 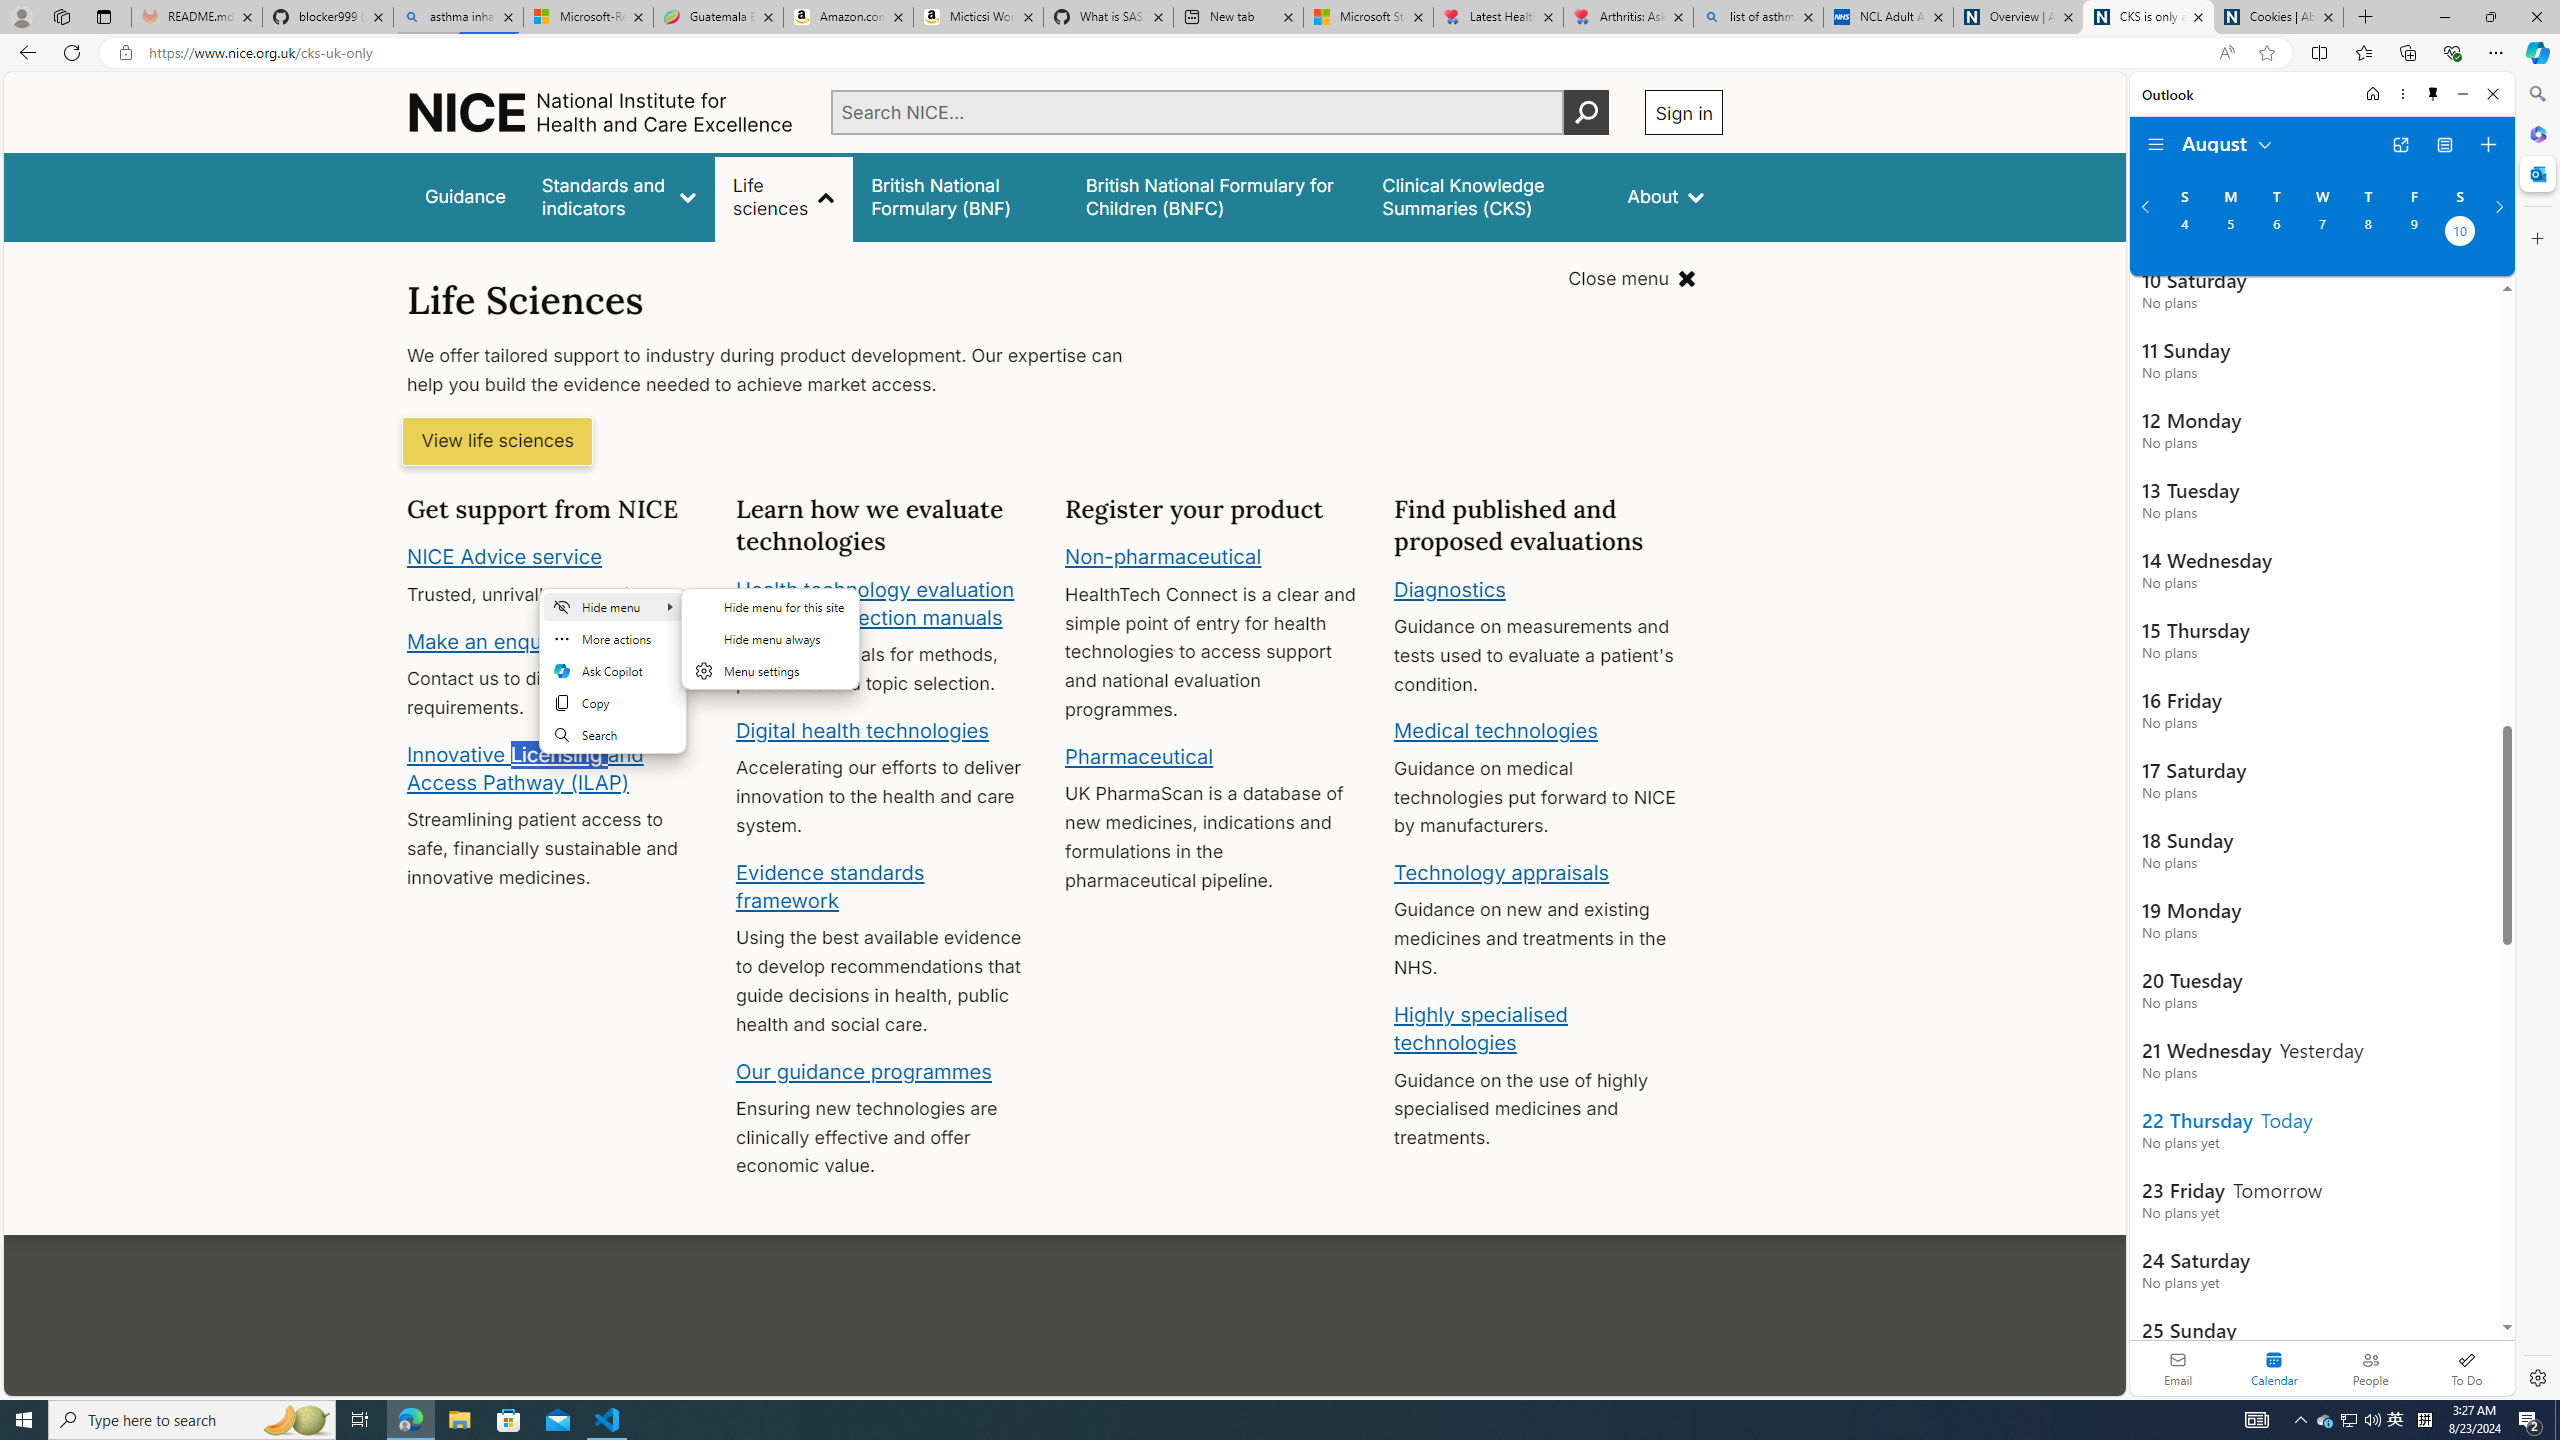 I want to click on 'Make an enquiry', so click(x=485, y=639).